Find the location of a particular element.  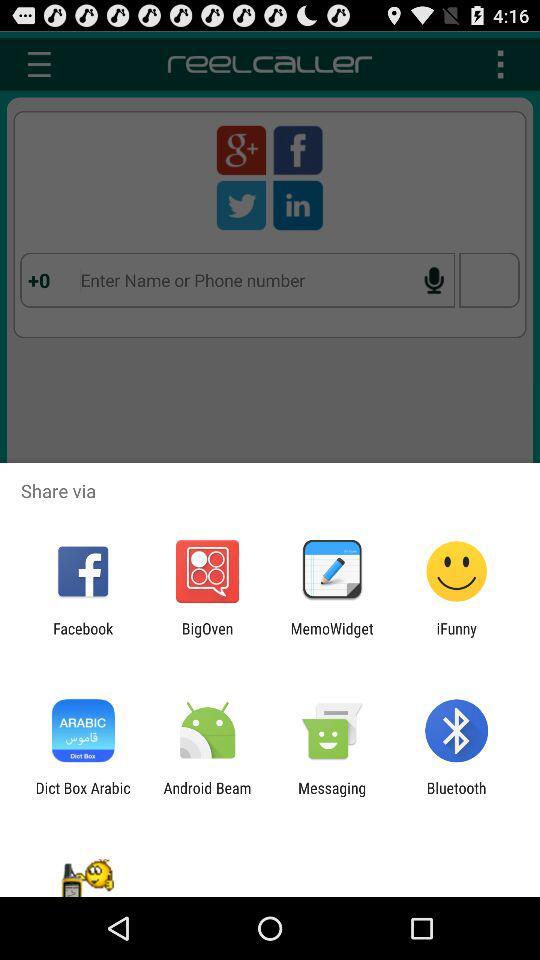

the app to the right of dict box arabic app is located at coordinates (206, 796).